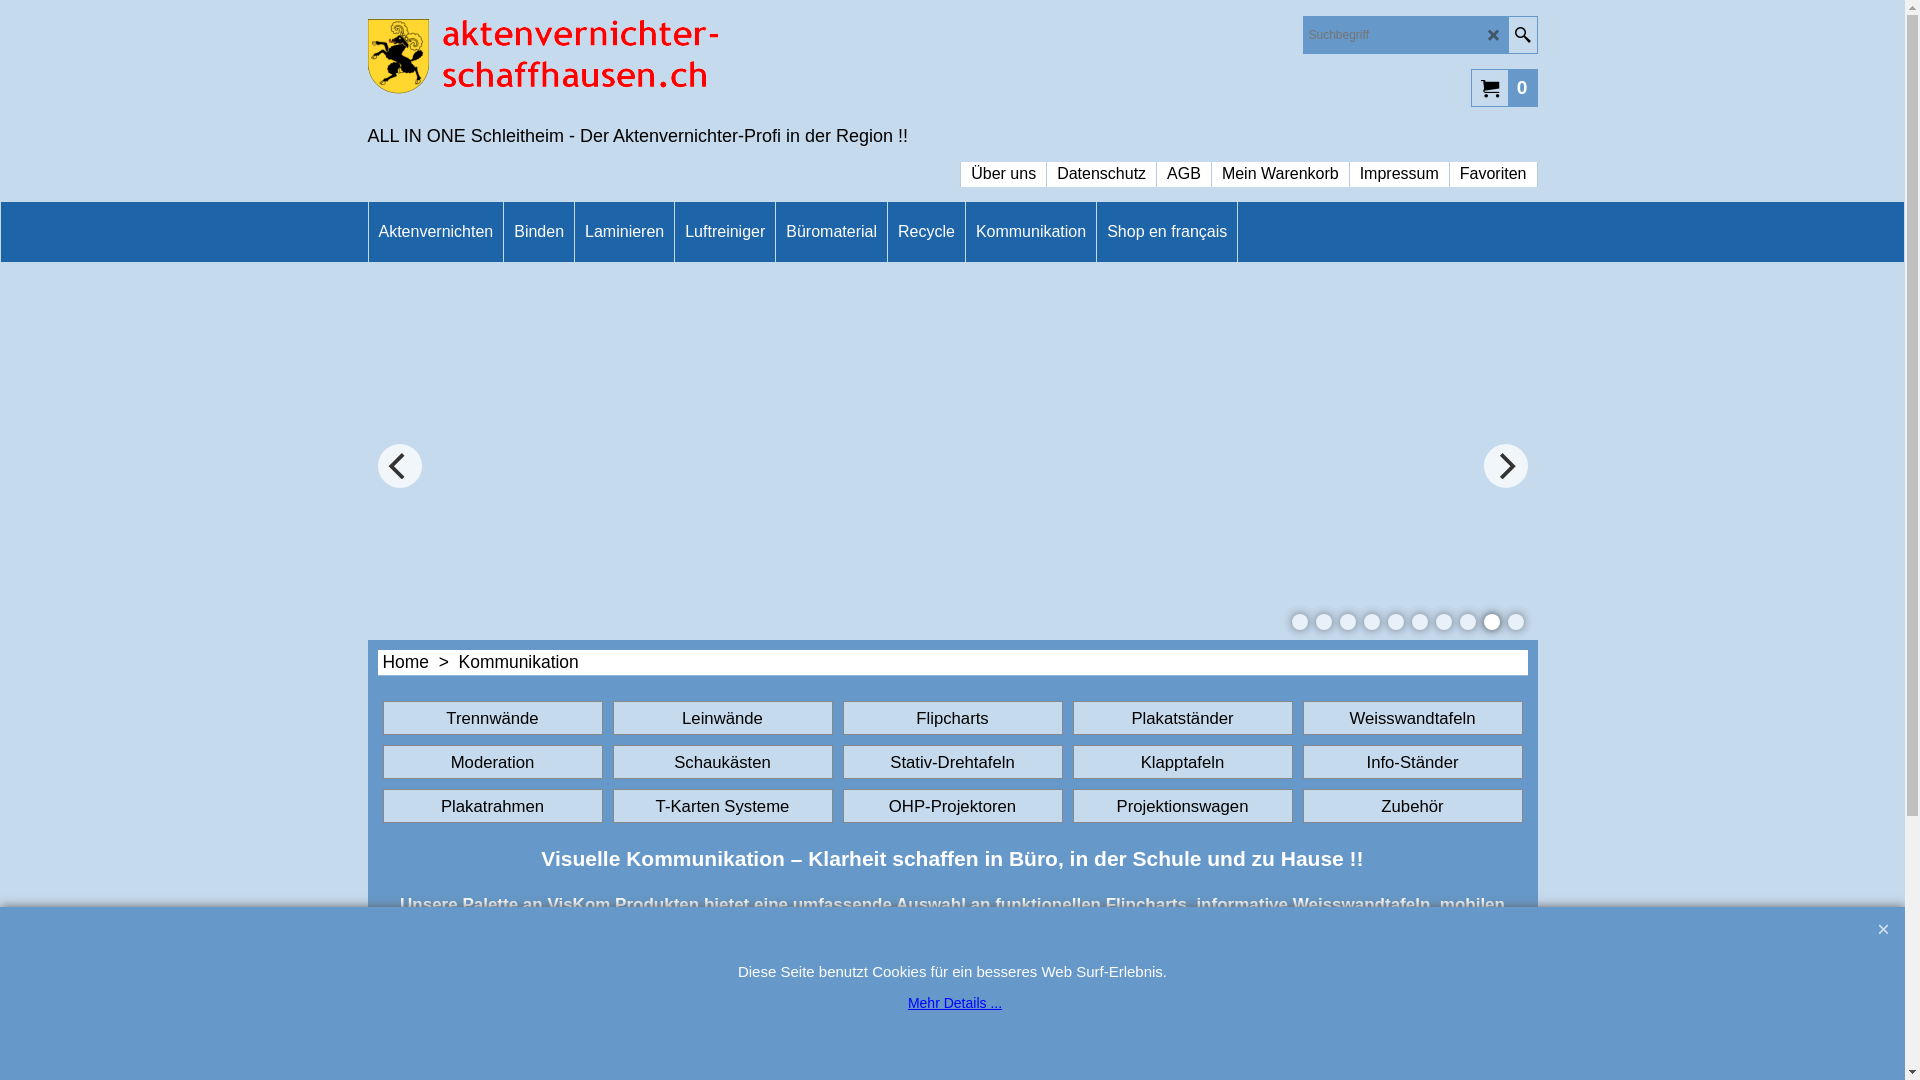 This screenshot has width=1920, height=1080. I want to click on 'Mein Warenkorb', so click(1280, 163).